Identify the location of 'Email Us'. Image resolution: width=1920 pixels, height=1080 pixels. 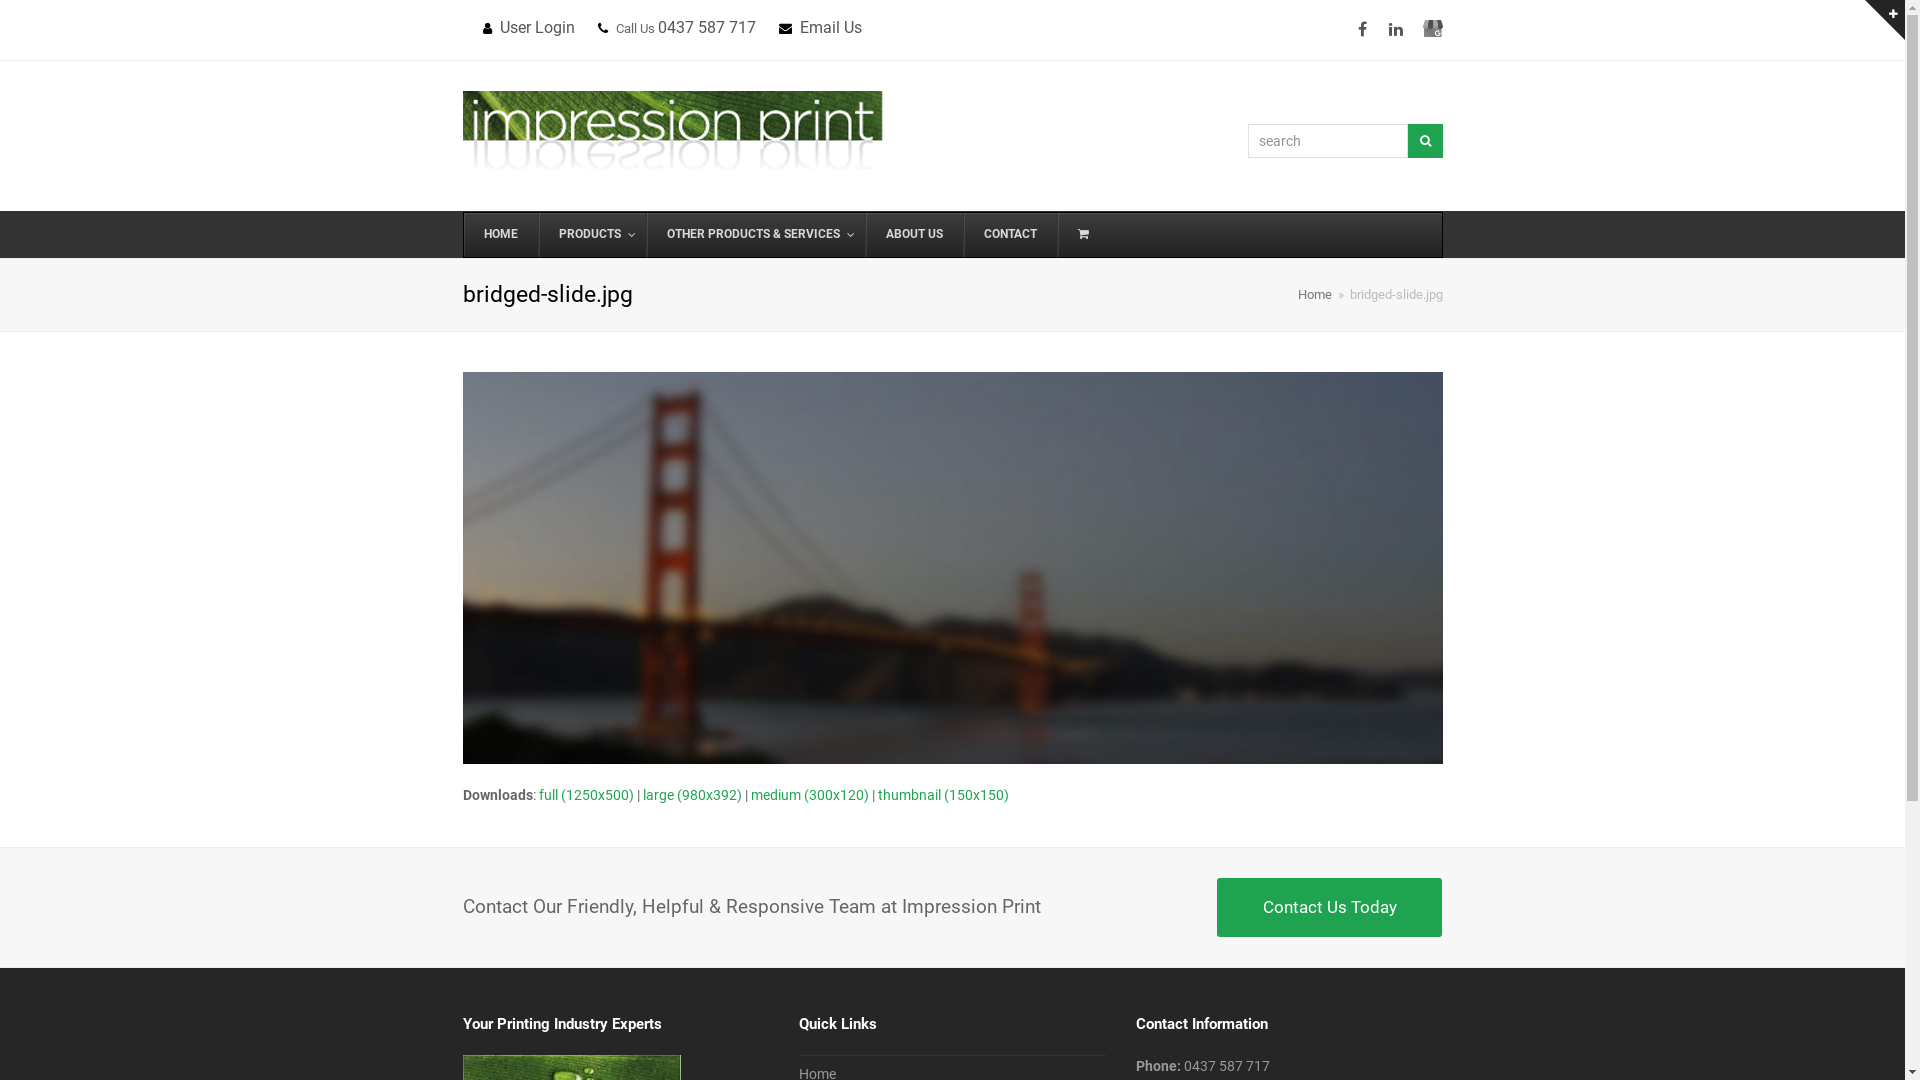
(830, 27).